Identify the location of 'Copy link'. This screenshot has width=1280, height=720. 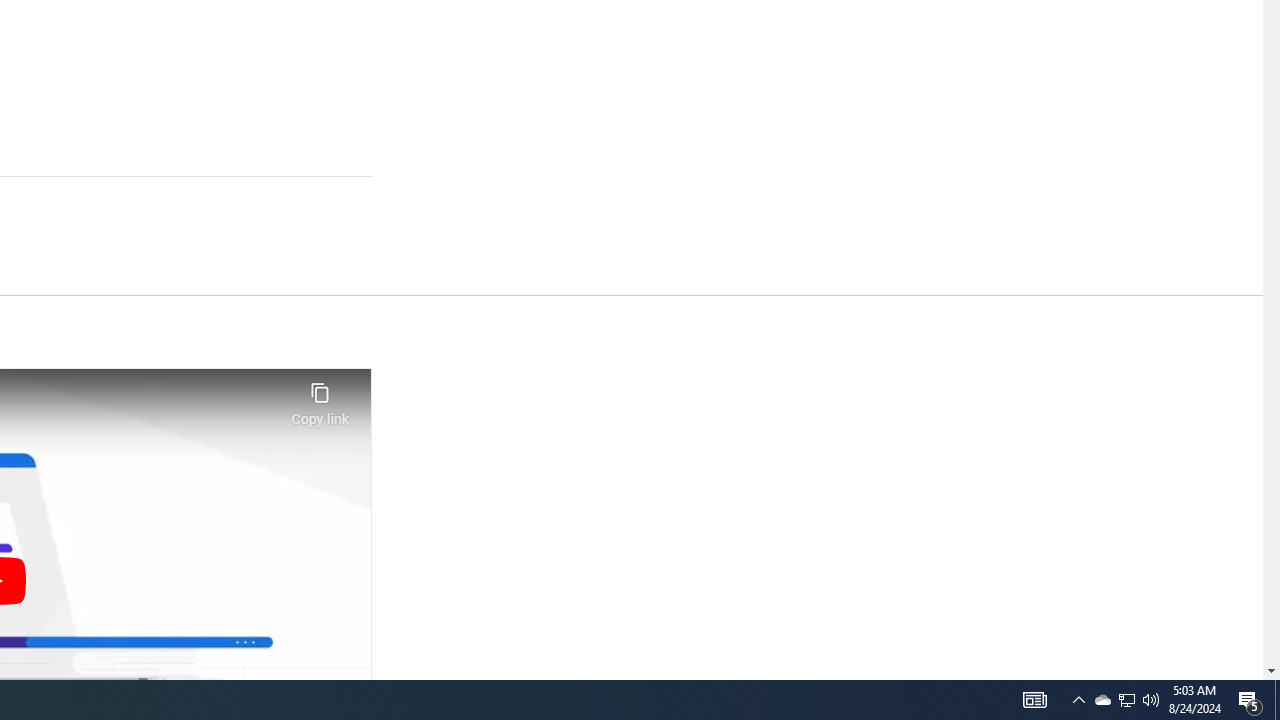
(320, 398).